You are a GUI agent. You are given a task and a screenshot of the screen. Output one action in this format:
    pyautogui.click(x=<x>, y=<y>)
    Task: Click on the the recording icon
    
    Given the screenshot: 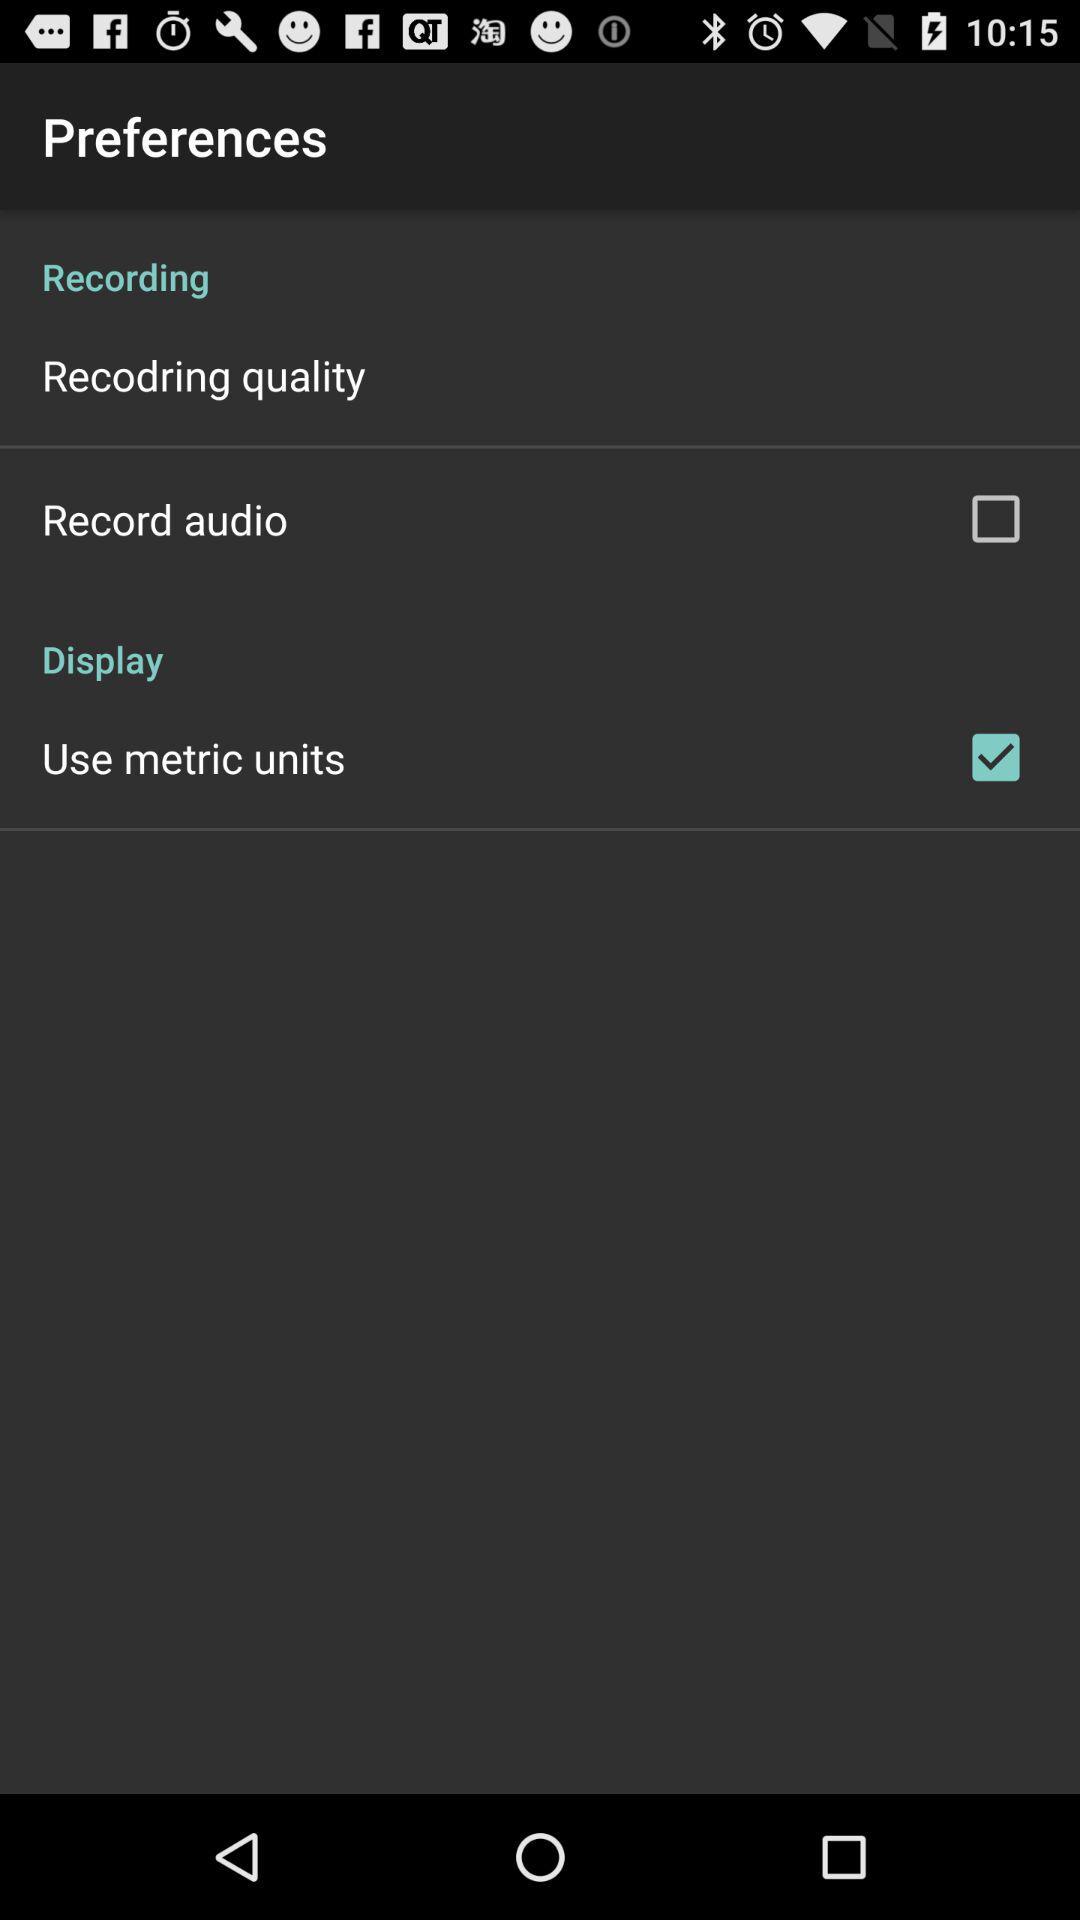 What is the action you would take?
    pyautogui.click(x=540, y=254)
    